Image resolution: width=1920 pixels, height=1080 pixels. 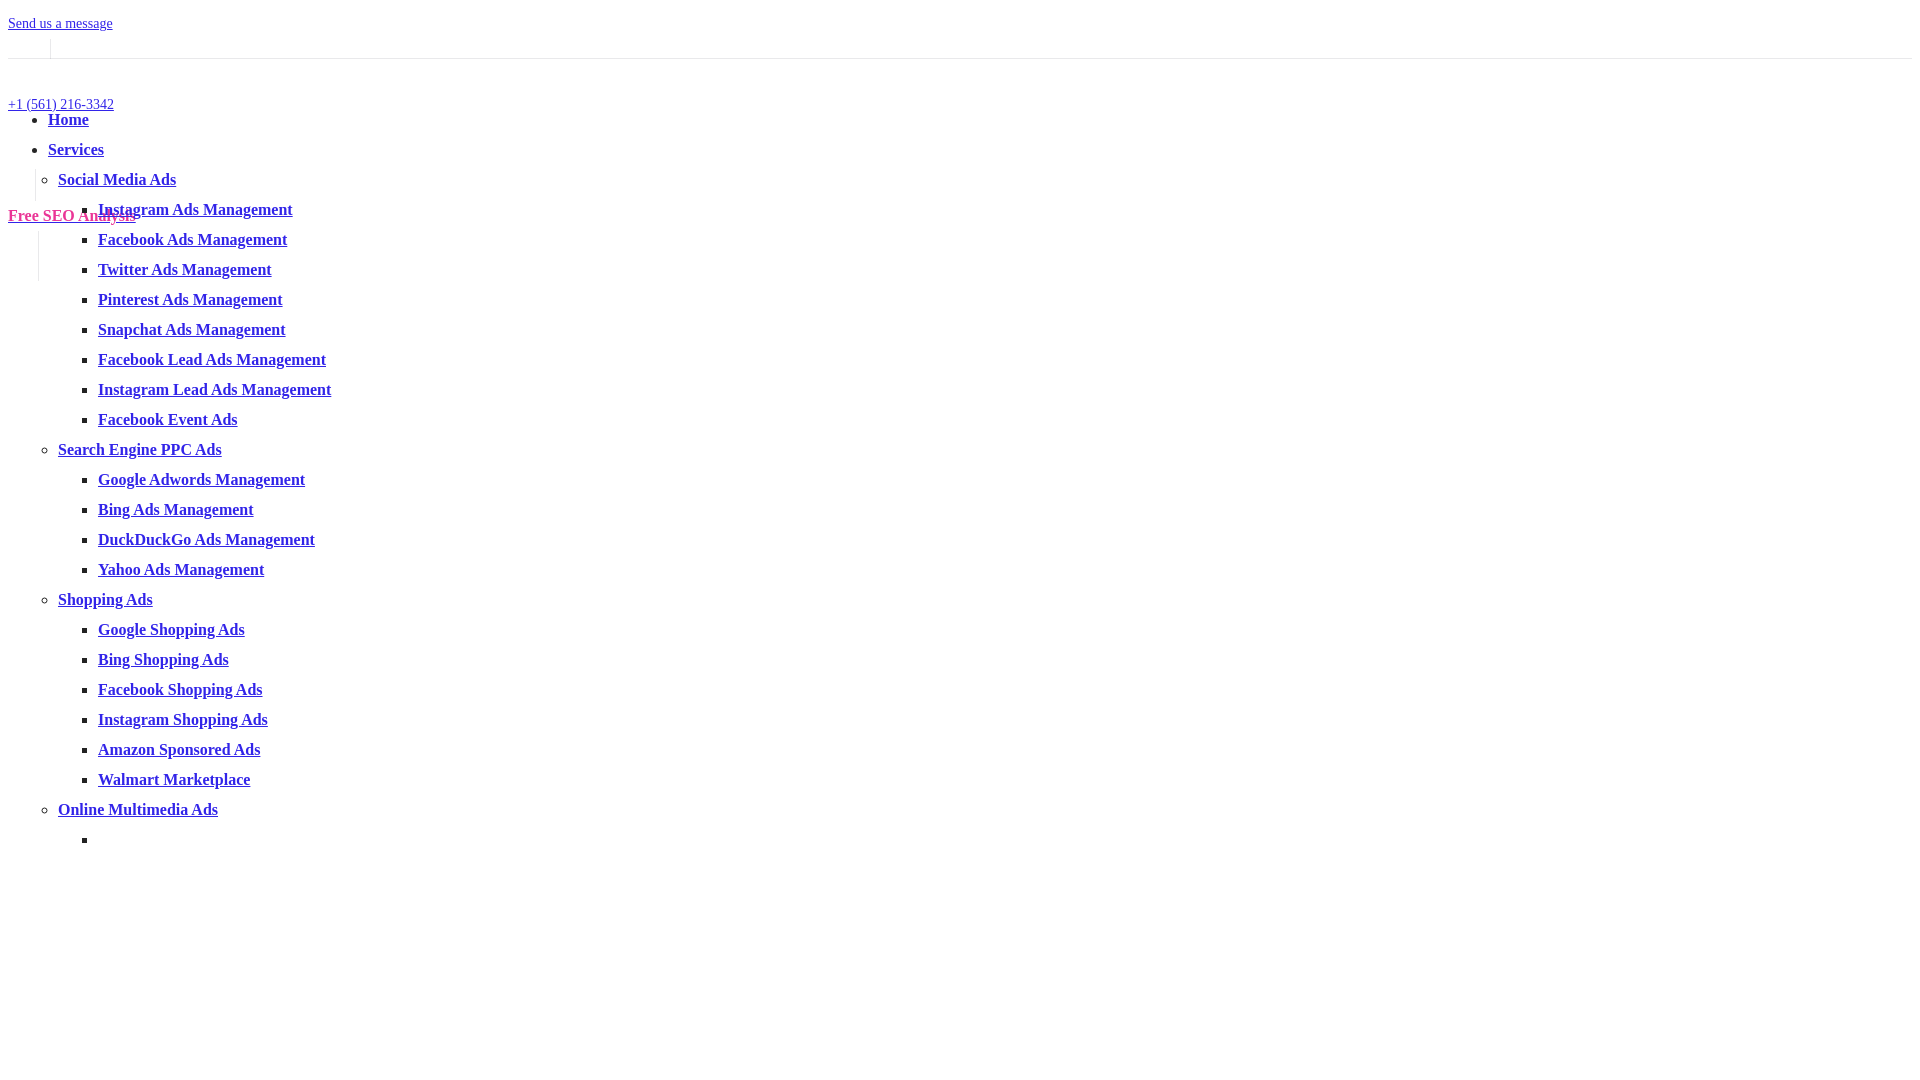 What do you see at coordinates (178, 749) in the screenshot?
I see `'Amazon Sponsored Ads'` at bounding box center [178, 749].